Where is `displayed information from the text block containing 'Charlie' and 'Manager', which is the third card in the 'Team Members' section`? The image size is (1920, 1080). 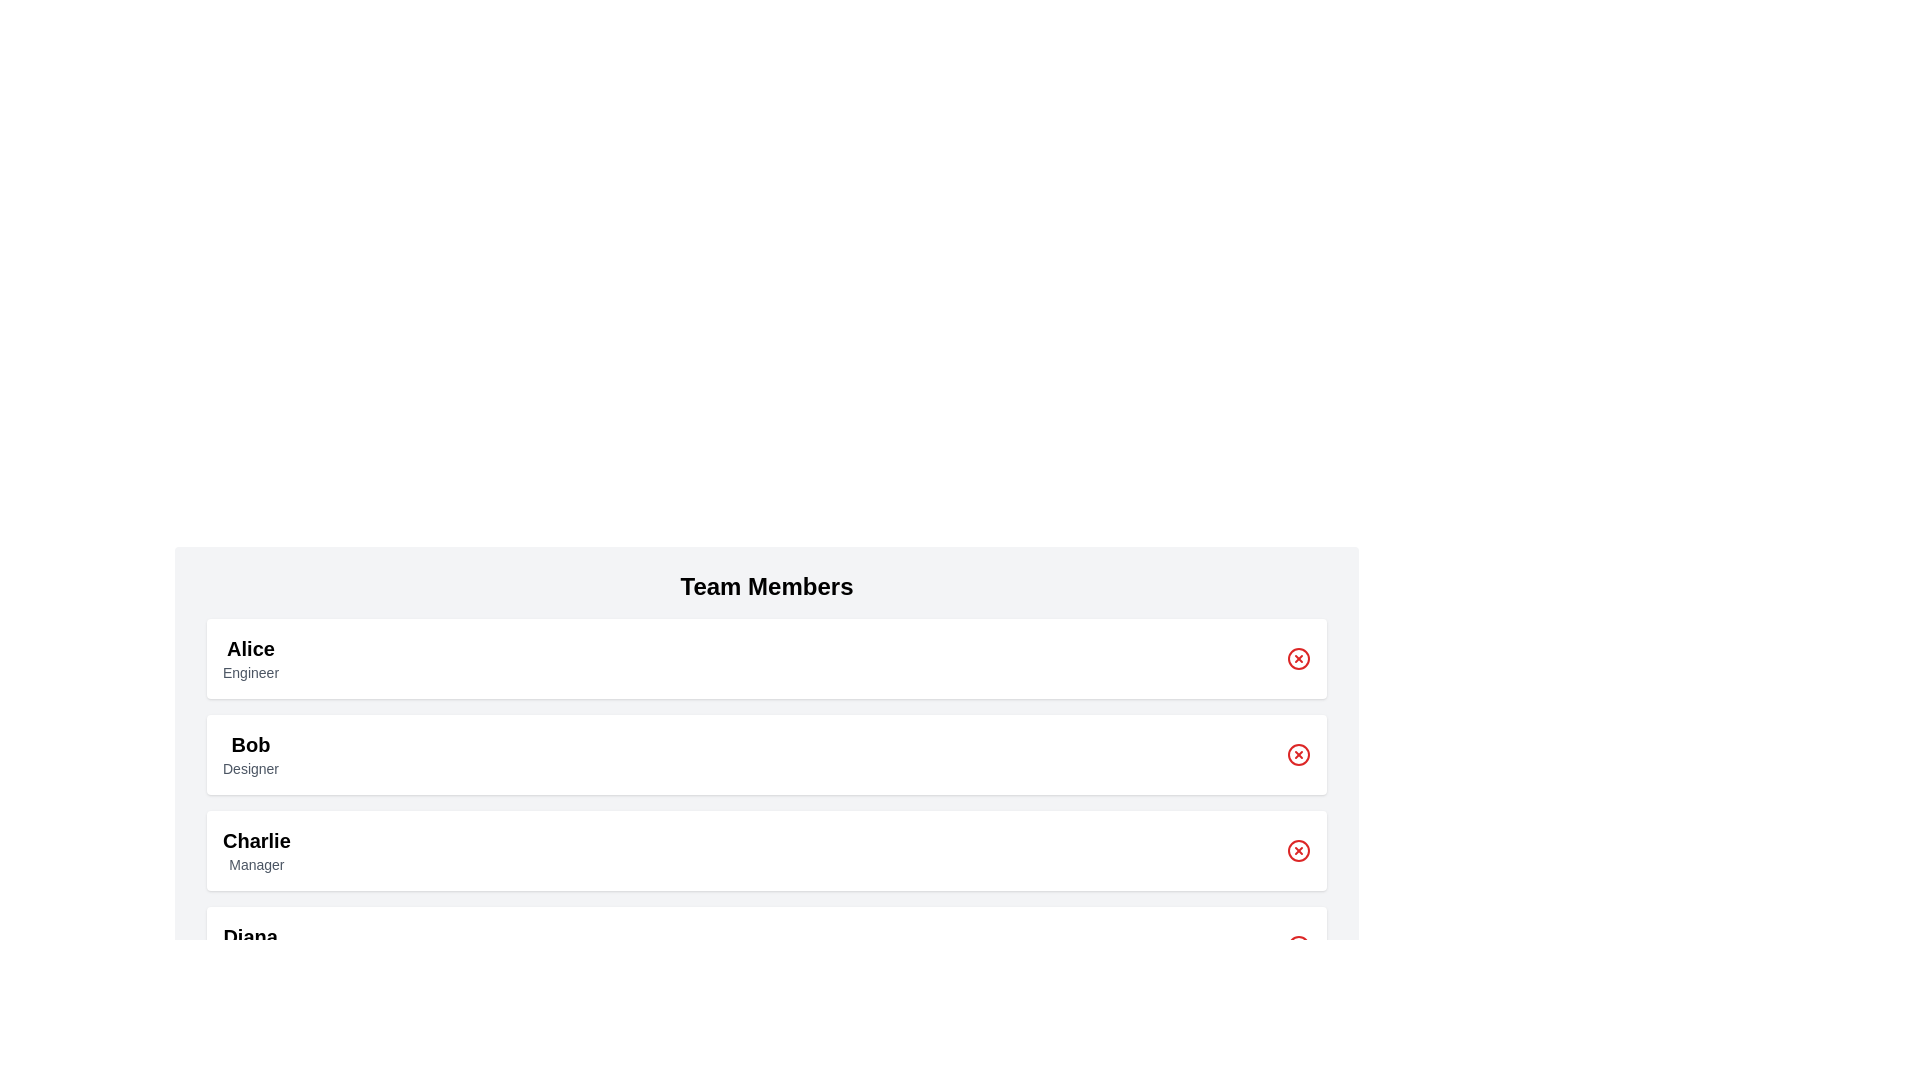
displayed information from the text block containing 'Charlie' and 'Manager', which is the third card in the 'Team Members' section is located at coordinates (255, 851).